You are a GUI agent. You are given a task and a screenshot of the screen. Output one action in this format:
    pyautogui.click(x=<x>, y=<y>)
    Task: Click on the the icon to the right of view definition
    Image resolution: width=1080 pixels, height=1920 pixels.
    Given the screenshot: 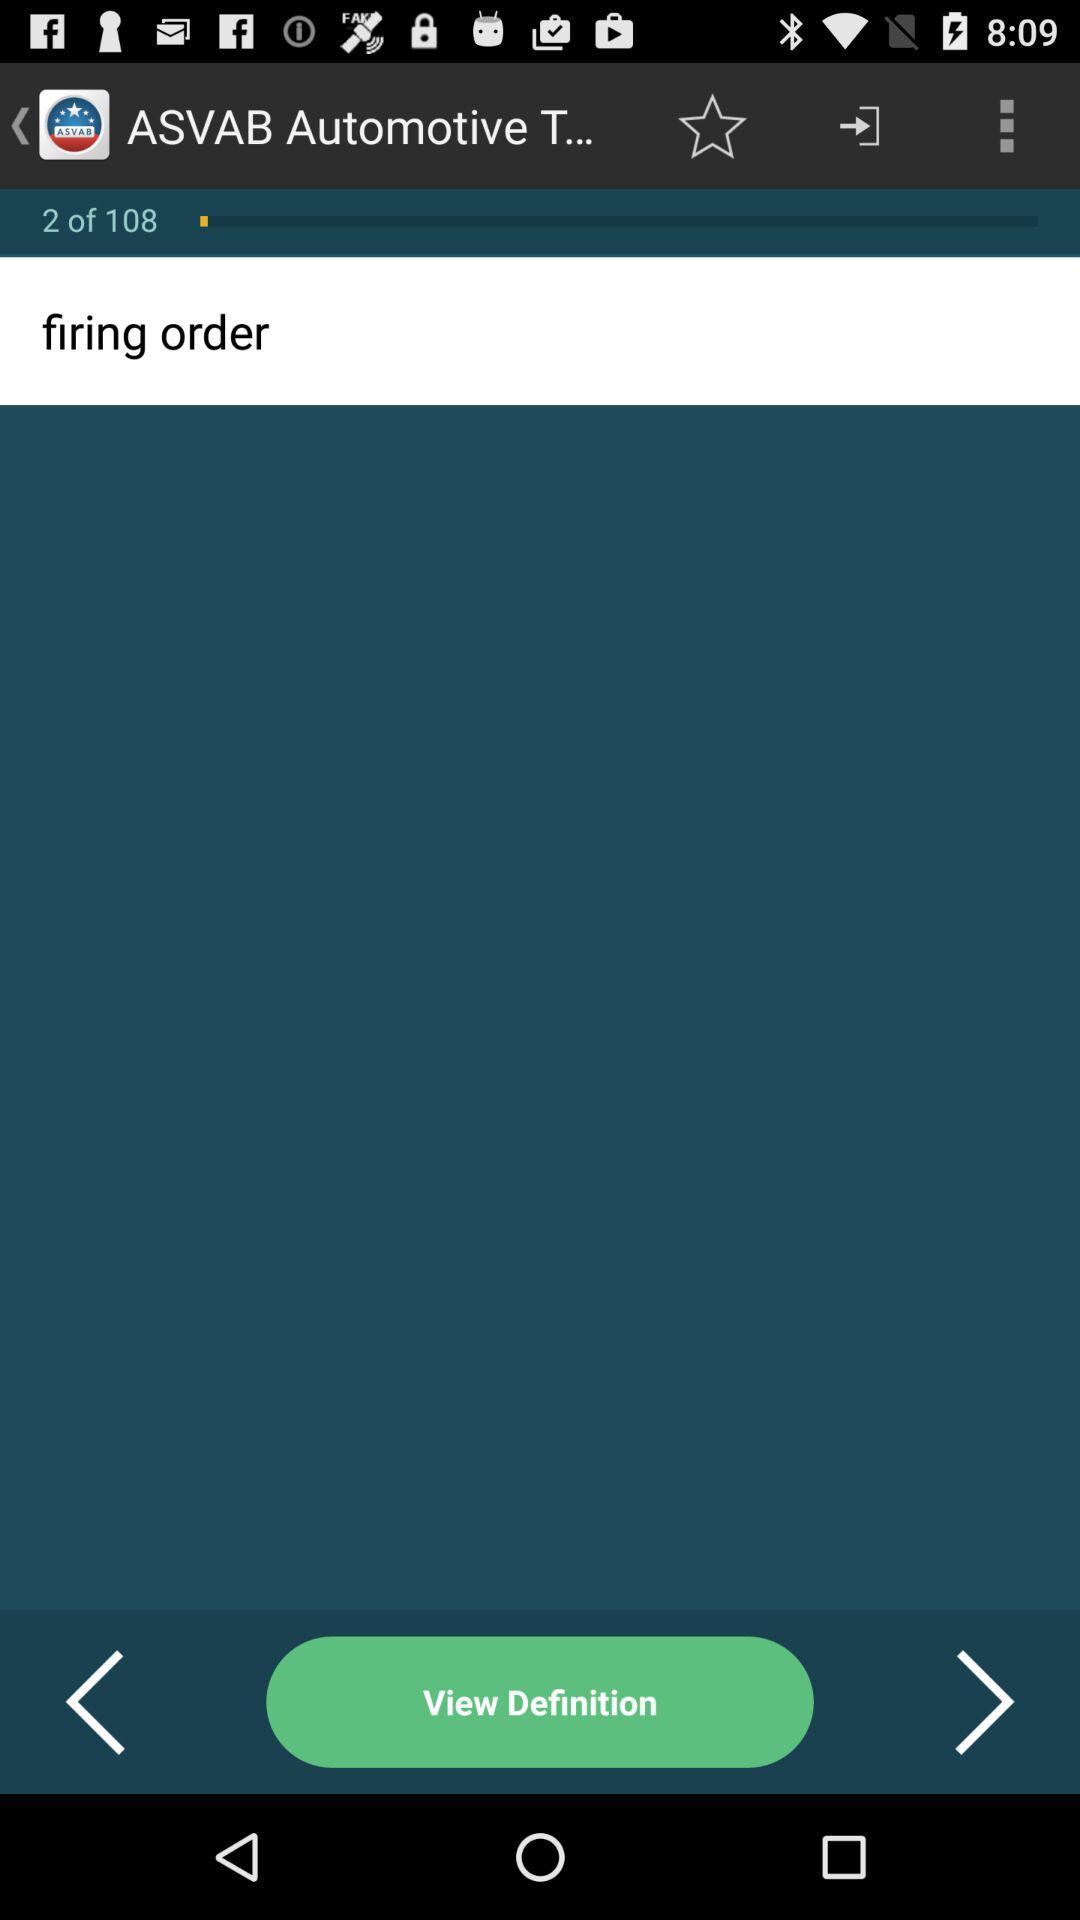 What is the action you would take?
    pyautogui.click(x=959, y=1701)
    